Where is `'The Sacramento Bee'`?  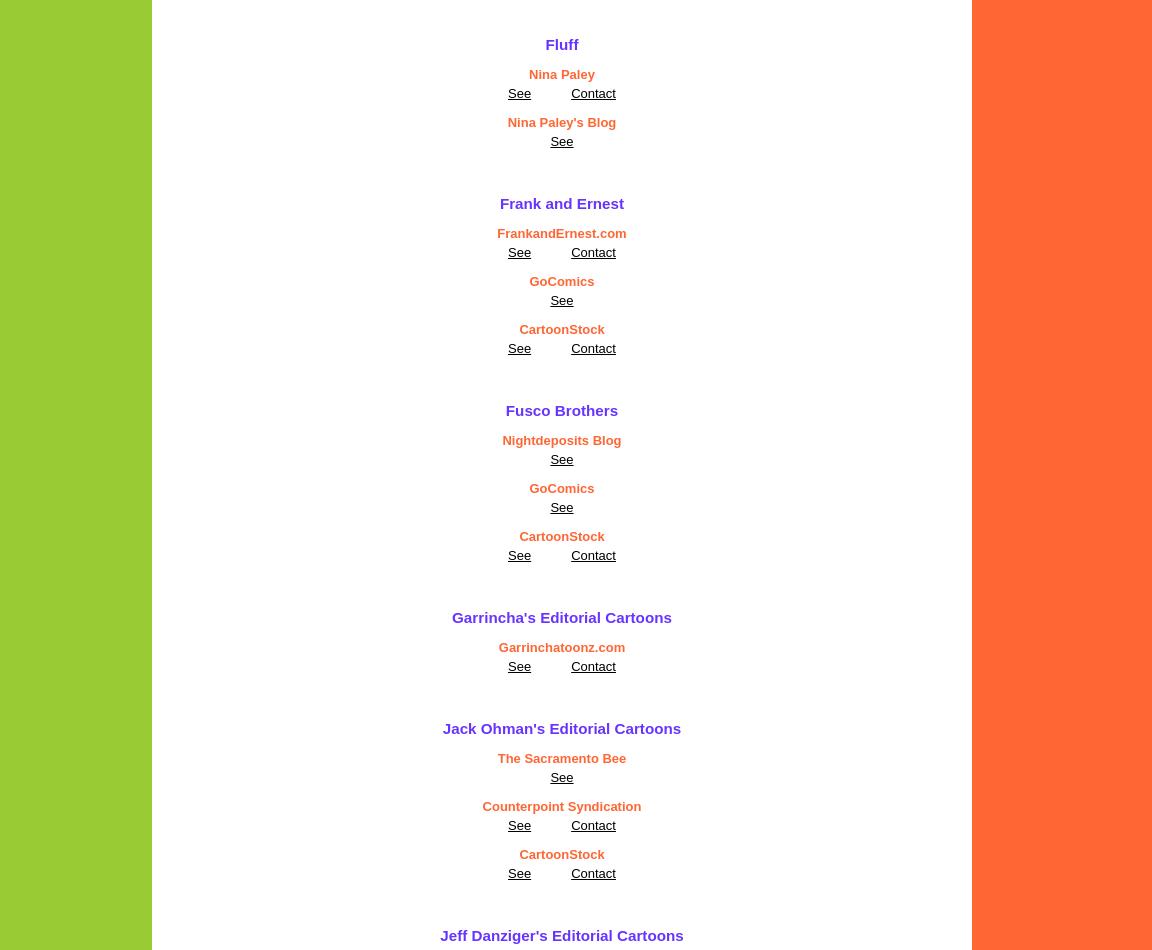 'The Sacramento Bee' is located at coordinates (561, 757).